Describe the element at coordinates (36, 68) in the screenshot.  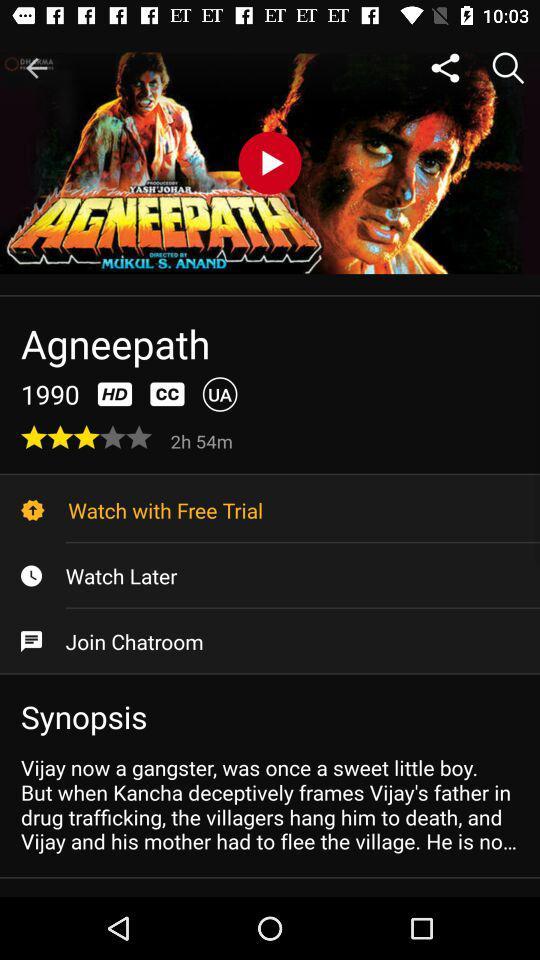
I see `icon at the top left corner` at that location.